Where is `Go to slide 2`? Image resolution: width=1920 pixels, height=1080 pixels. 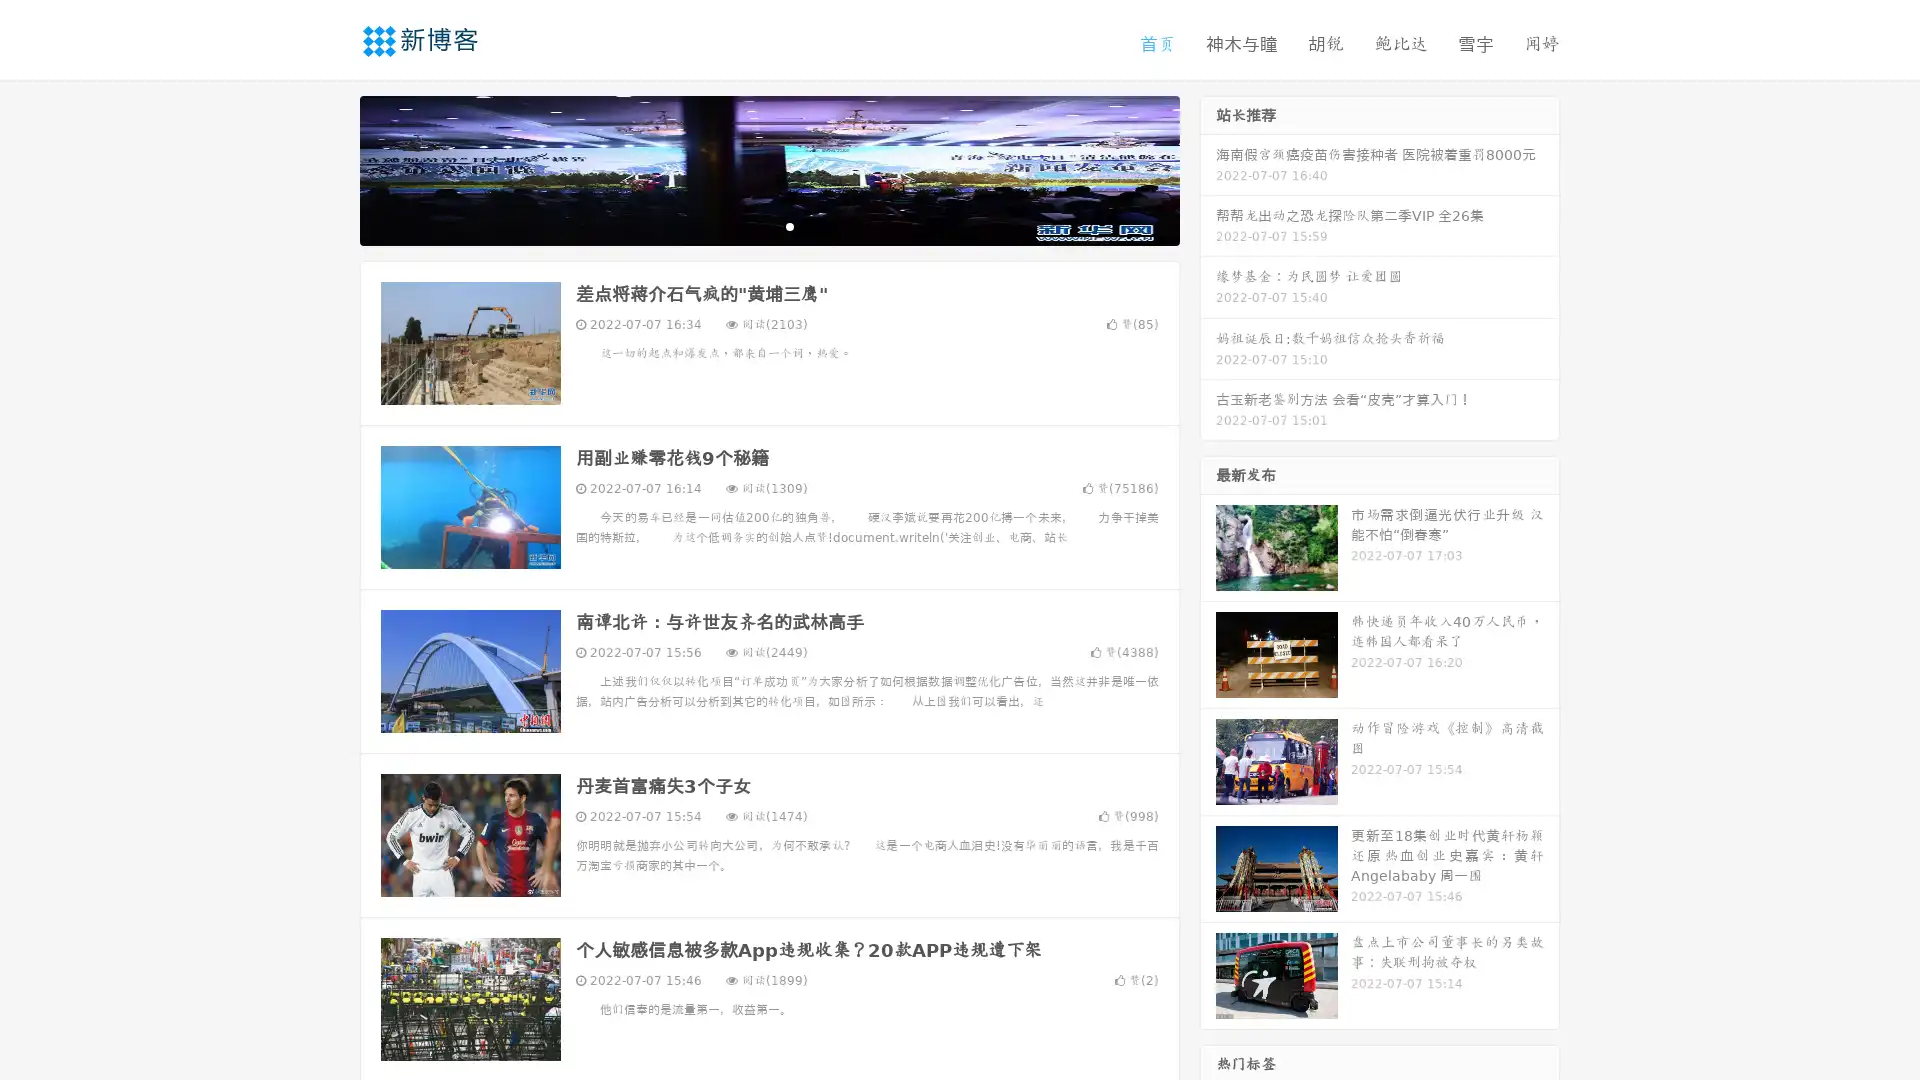
Go to slide 2 is located at coordinates (768, 225).